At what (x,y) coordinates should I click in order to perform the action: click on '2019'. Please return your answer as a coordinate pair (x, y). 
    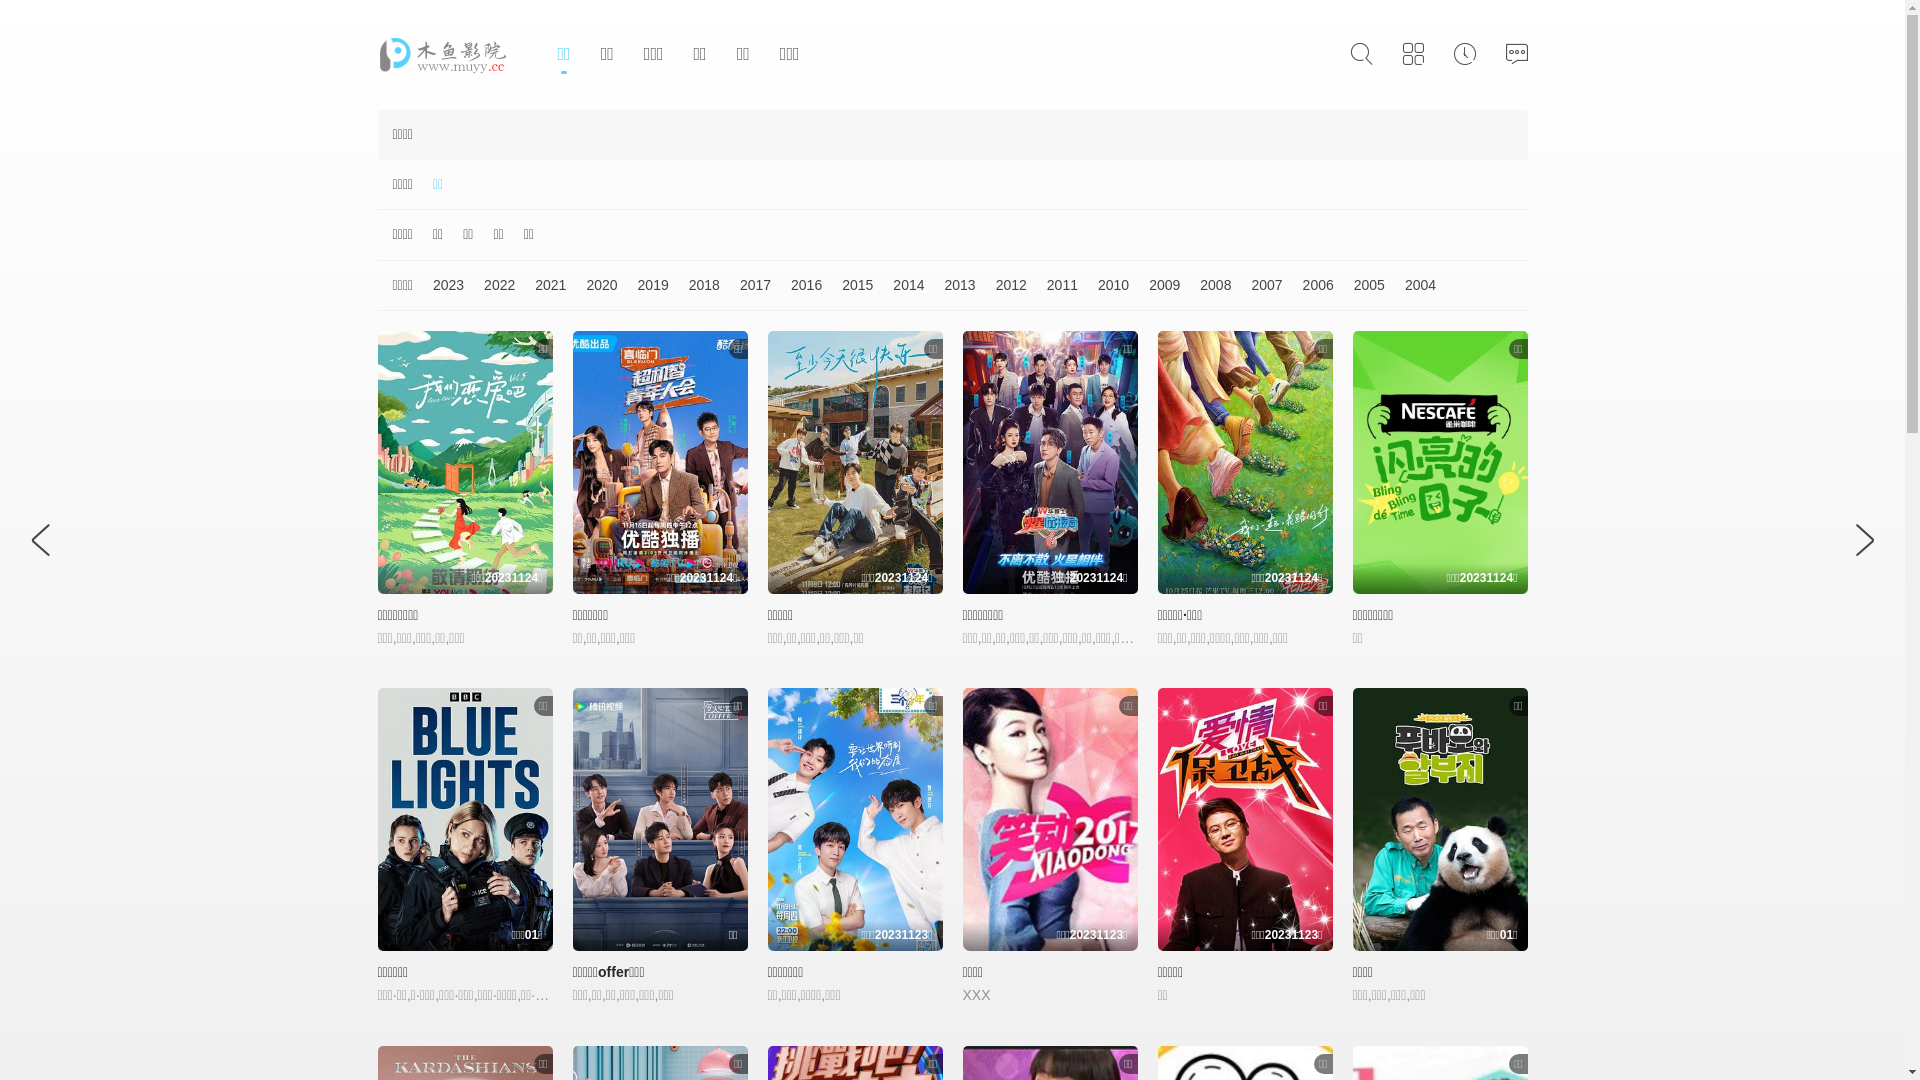
    Looking at the image, I should click on (643, 285).